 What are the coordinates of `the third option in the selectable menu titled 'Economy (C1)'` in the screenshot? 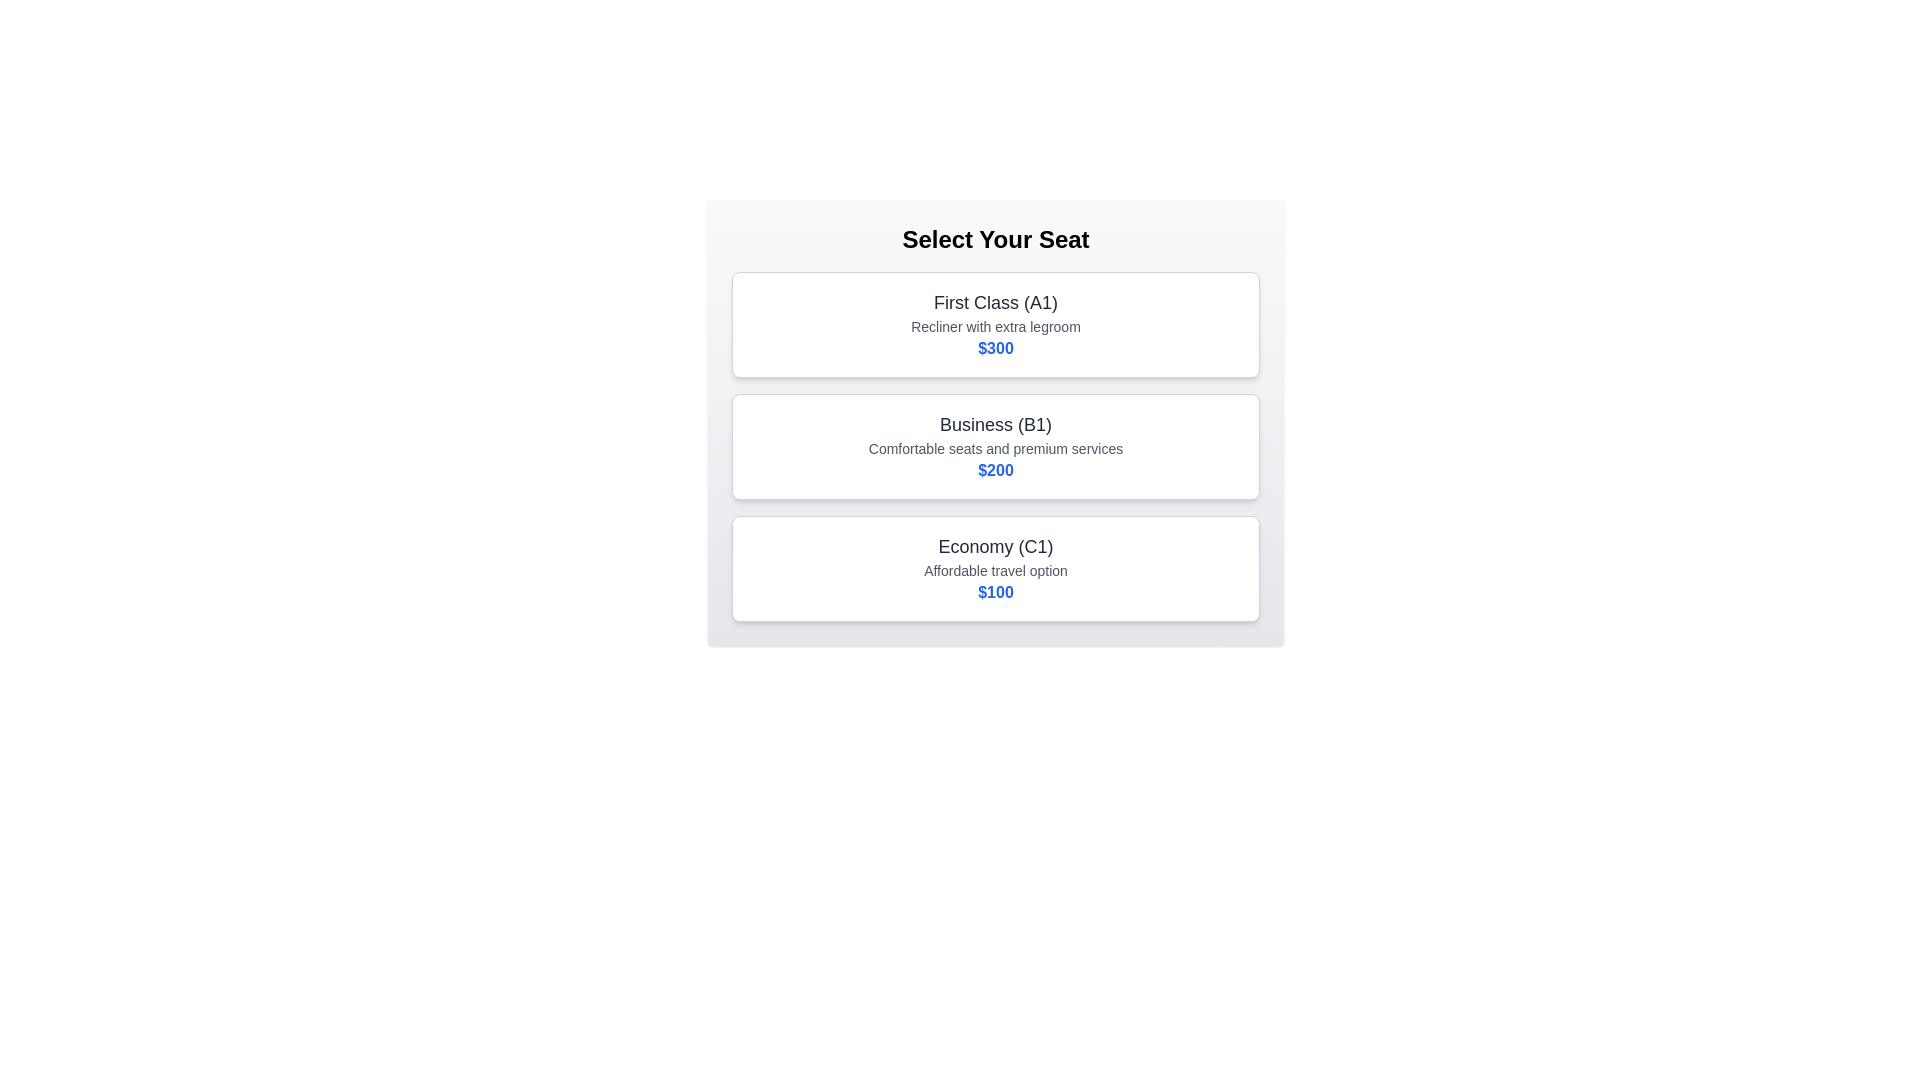 It's located at (996, 569).